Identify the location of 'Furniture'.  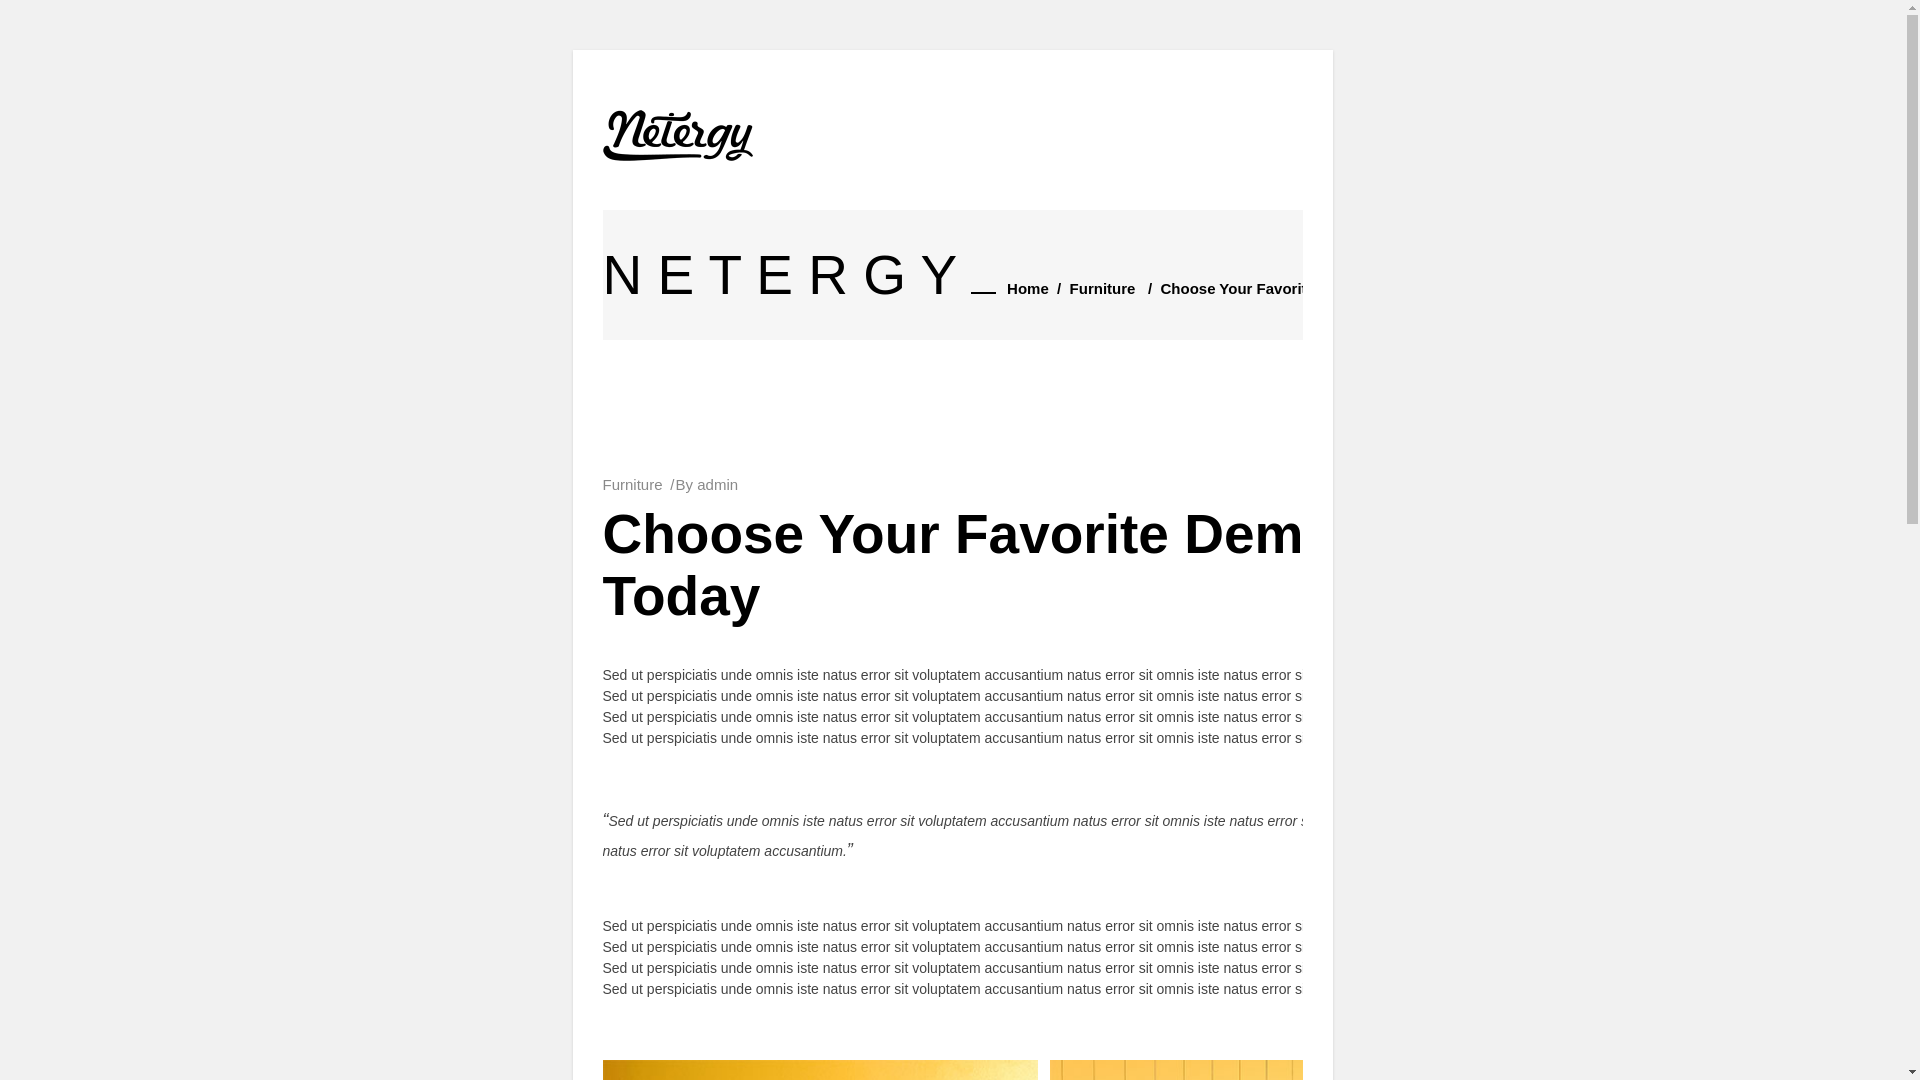
(631, 484).